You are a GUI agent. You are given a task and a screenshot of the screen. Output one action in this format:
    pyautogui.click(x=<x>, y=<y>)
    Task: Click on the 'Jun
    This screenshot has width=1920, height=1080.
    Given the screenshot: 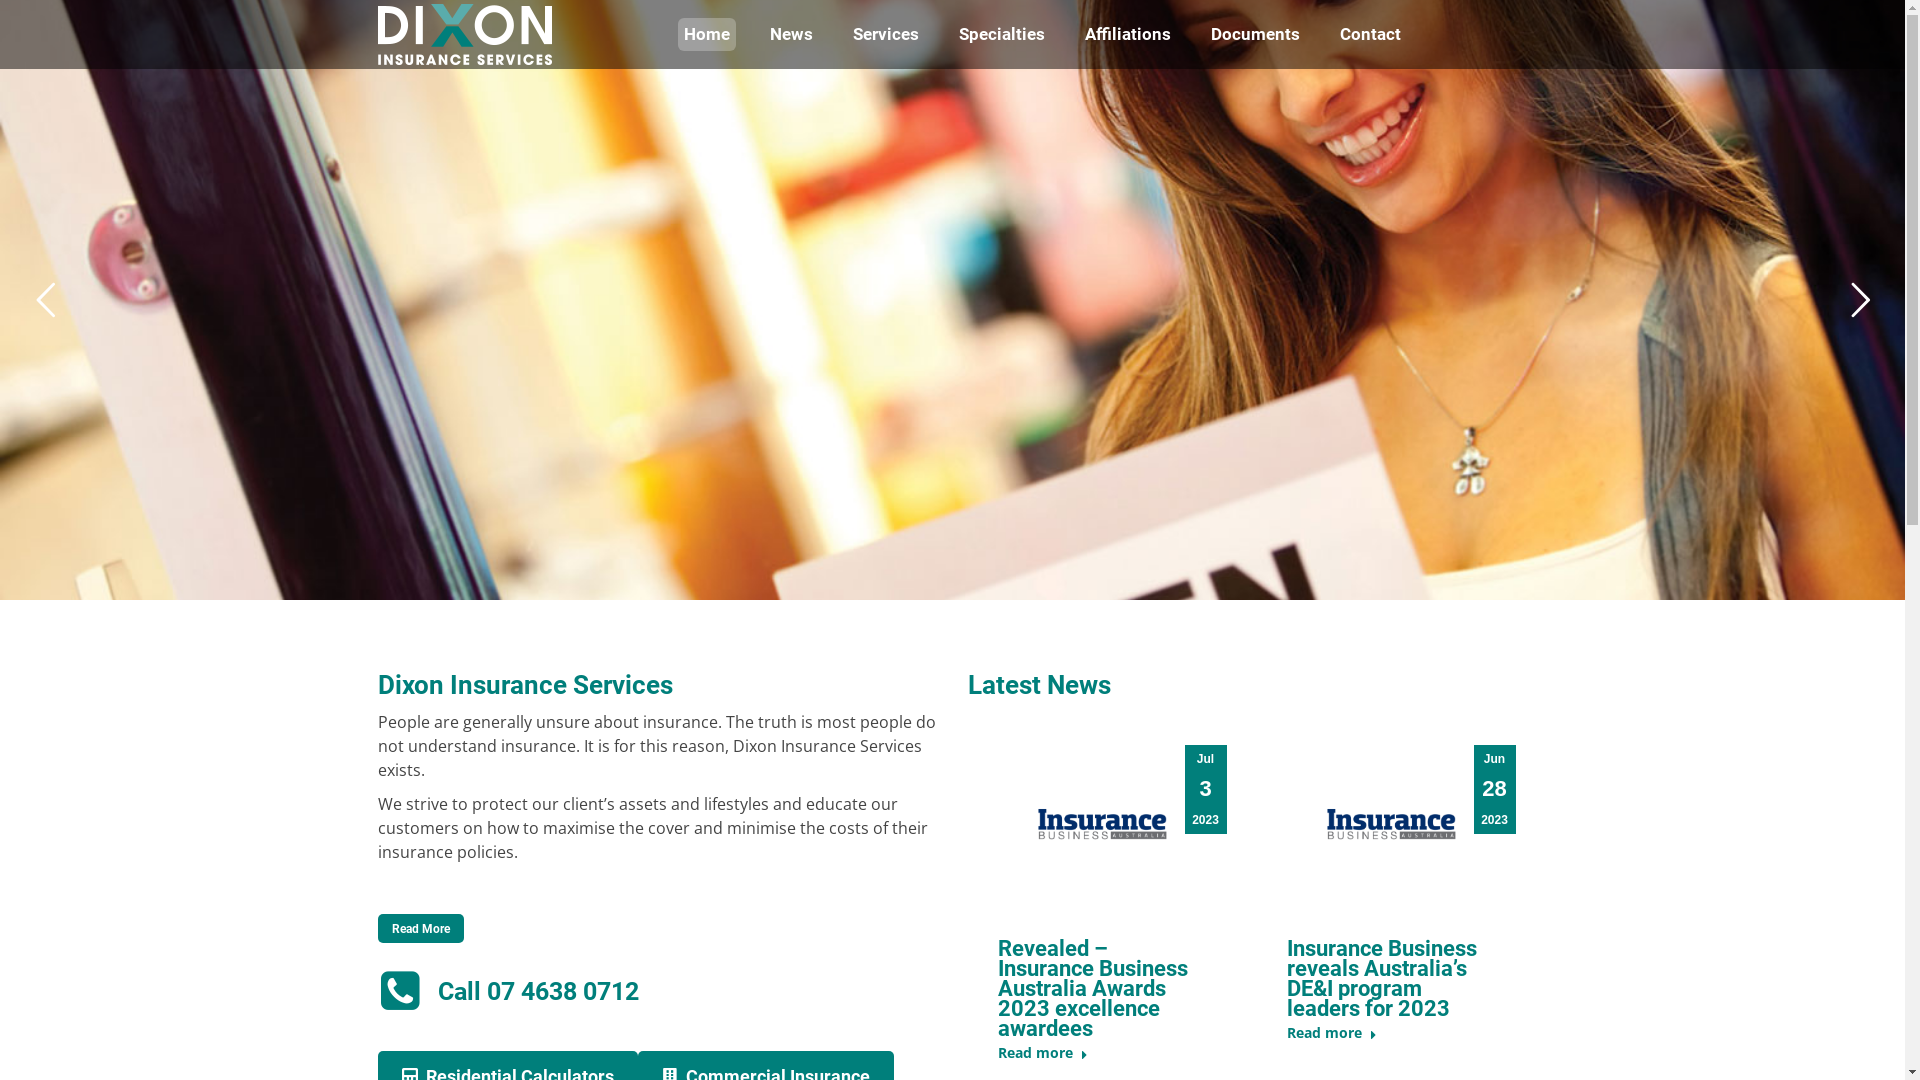 What is the action you would take?
    pyautogui.click(x=1494, y=788)
    